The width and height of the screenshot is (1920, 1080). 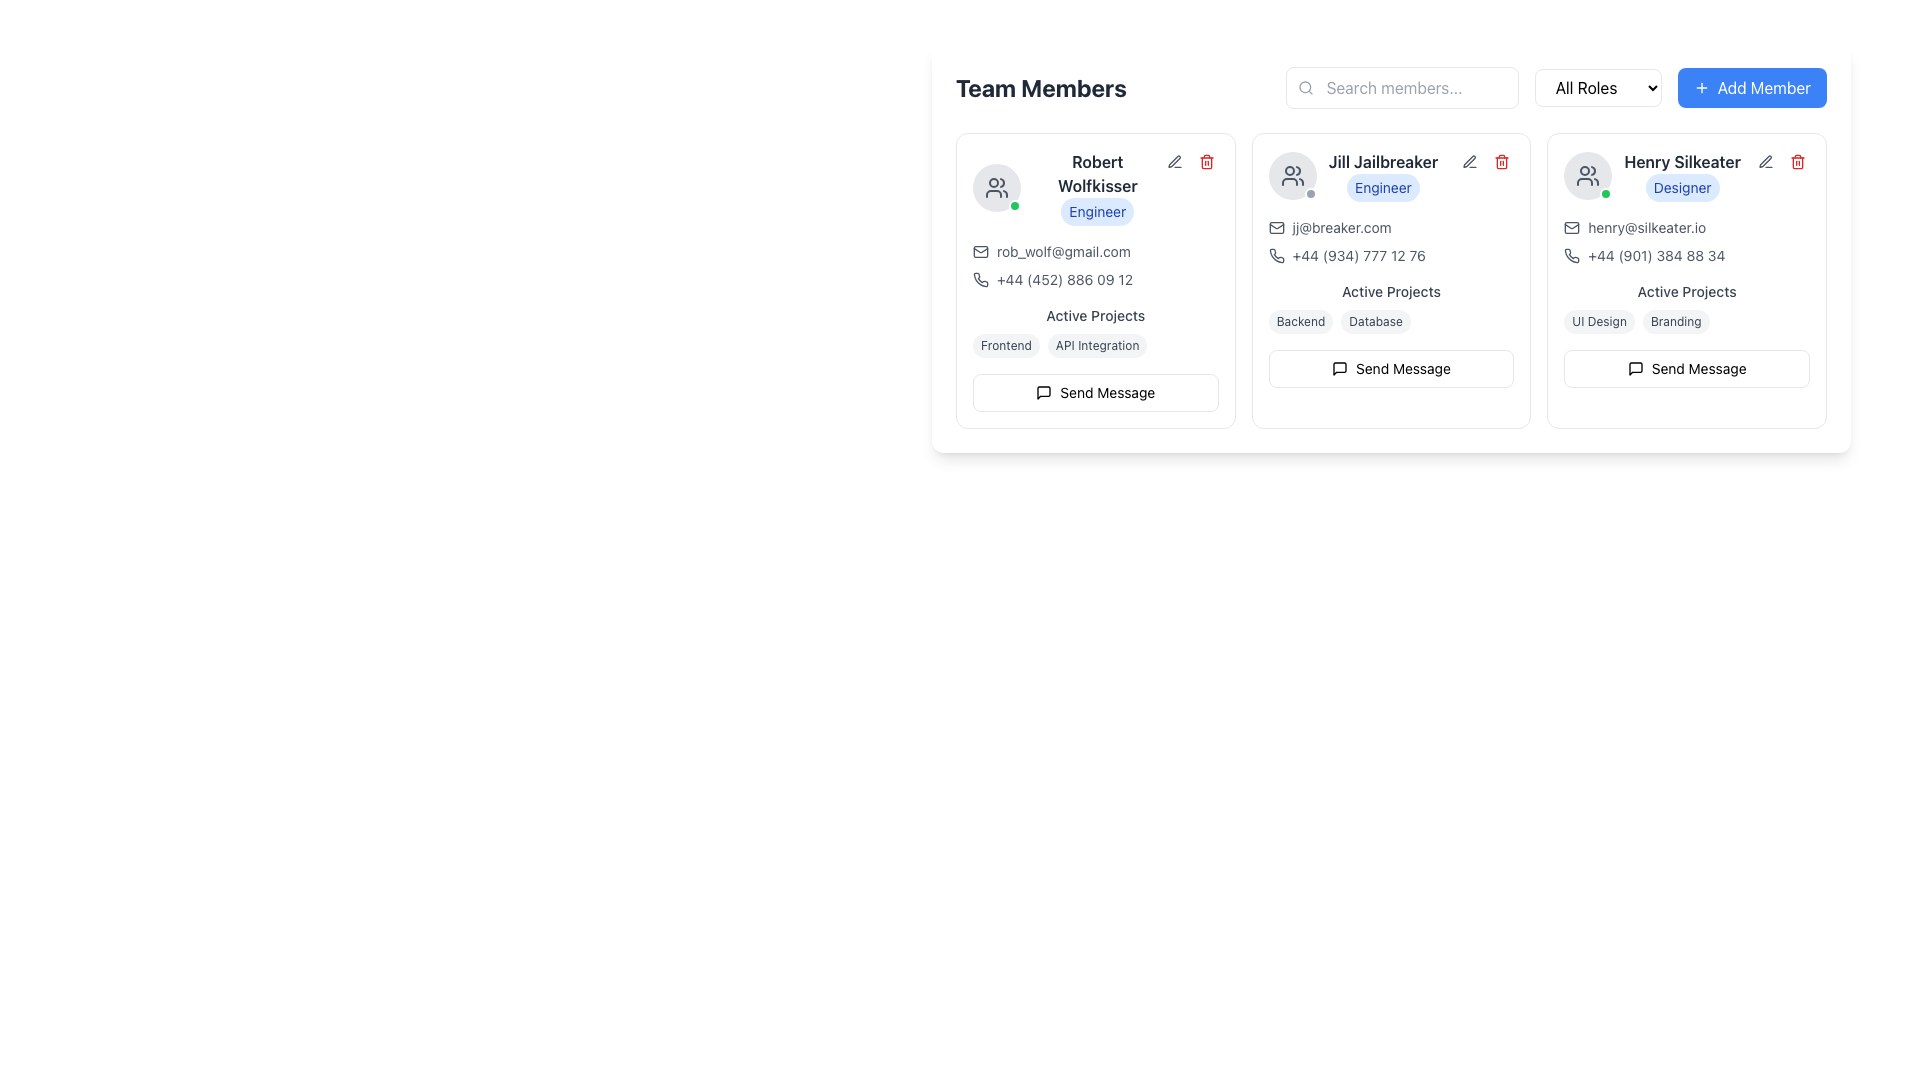 I want to click on the clickable email address 'henry@silkeater.io', so click(x=1647, y=226).